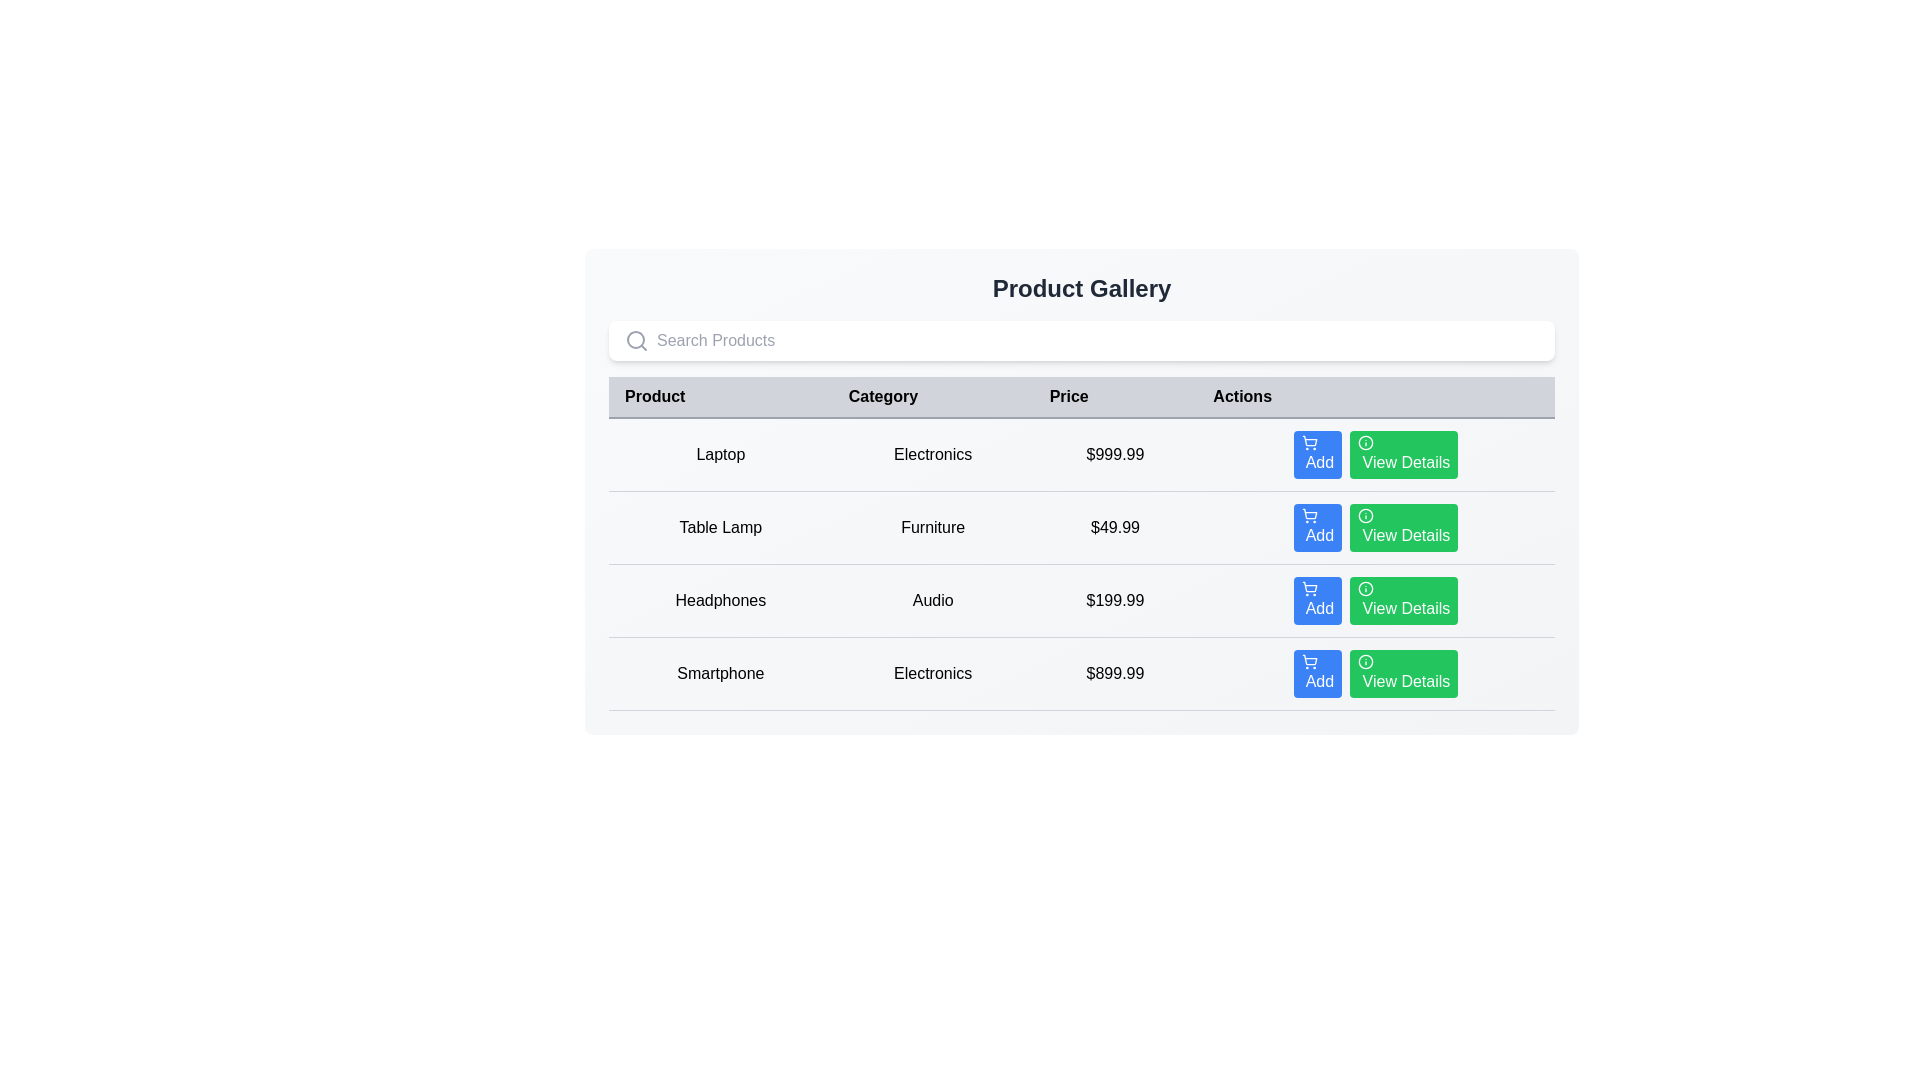  Describe the element at coordinates (1365, 662) in the screenshot. I see `the circular SVG icon within the 'View Details' button in the last row of the table` at that location.